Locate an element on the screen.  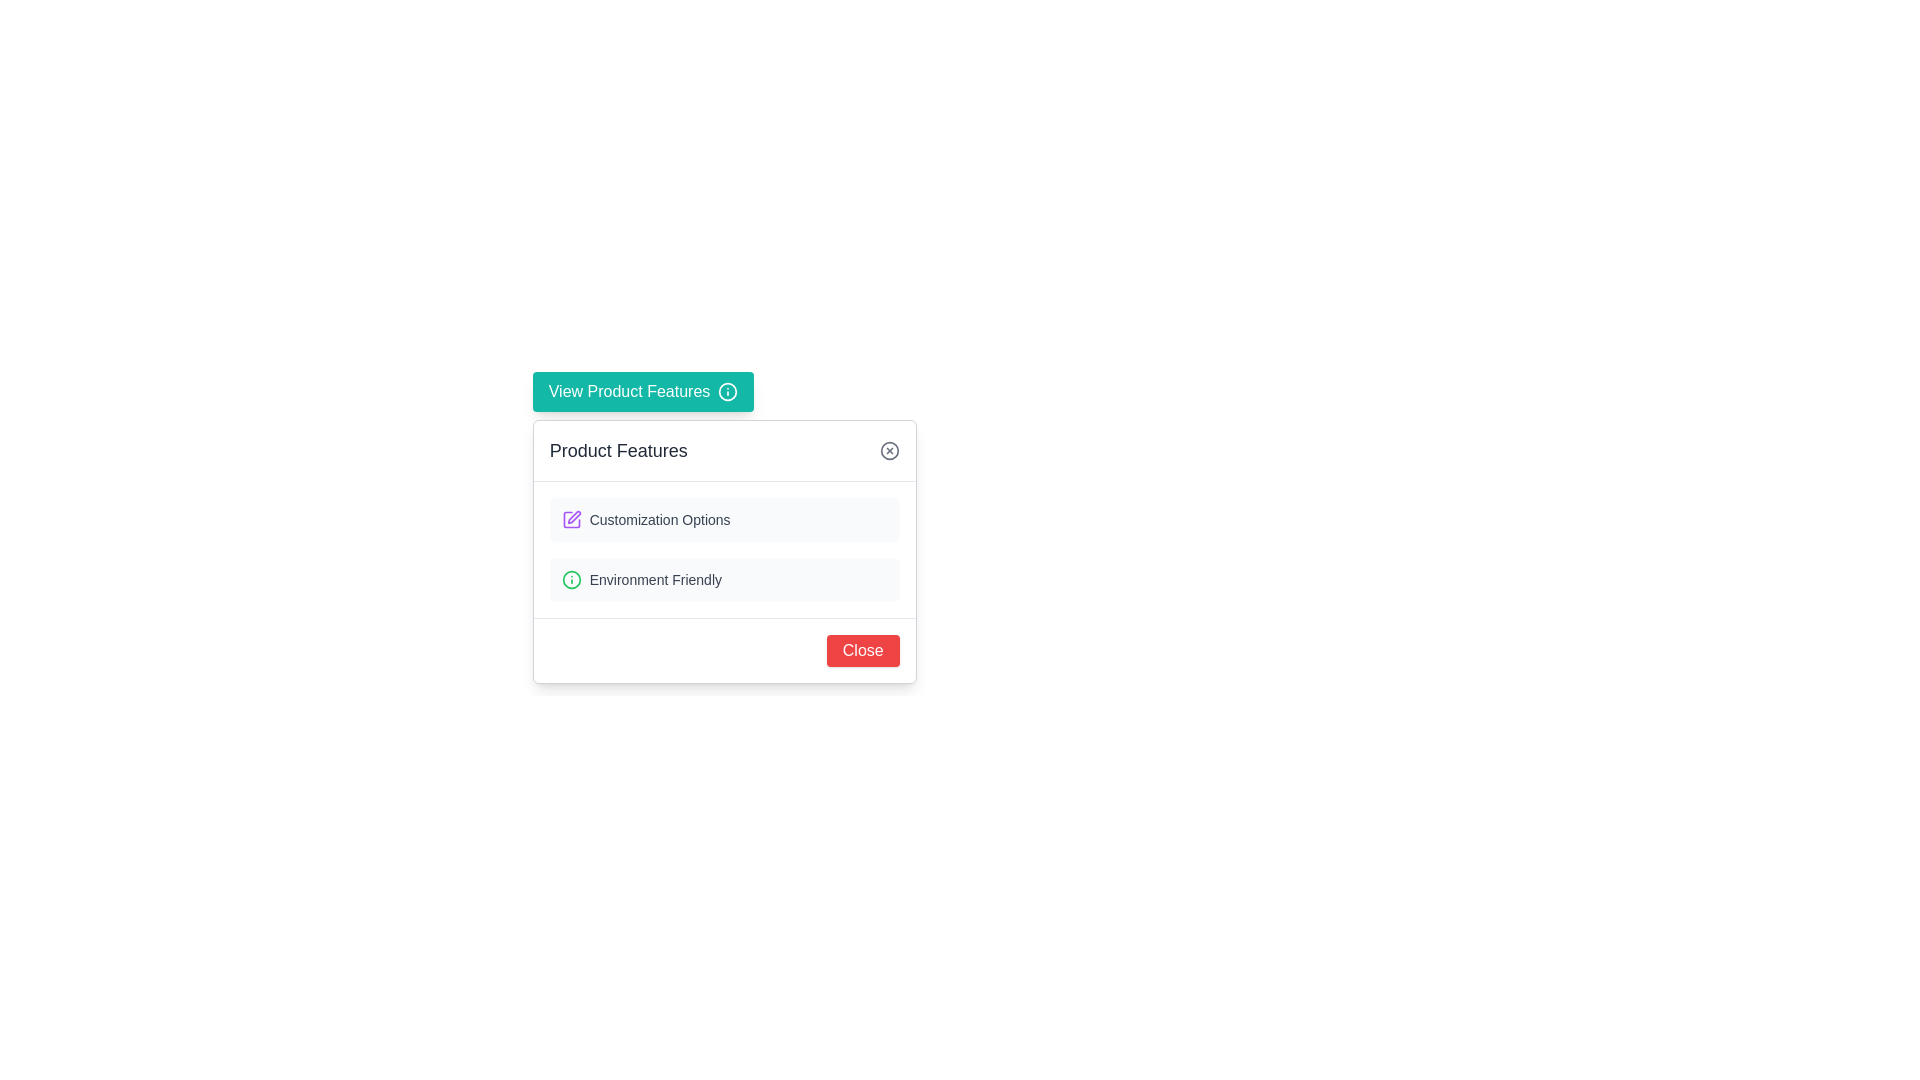
the 'Product Features' text label, which is a bold and medium-sized gray label located in the upper section of a segmented area within a pop-up or modal window is located at coordinates (617, 451).